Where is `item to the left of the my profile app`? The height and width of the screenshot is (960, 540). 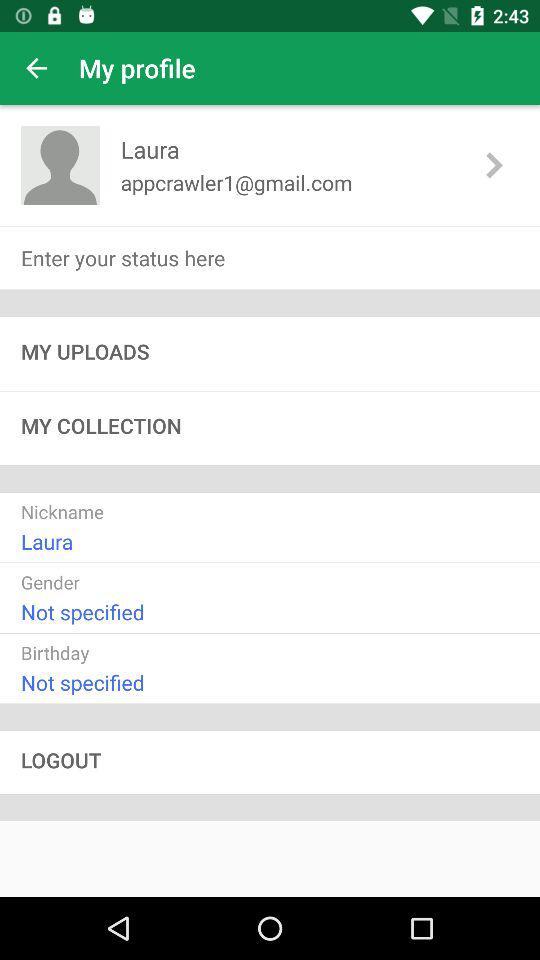 item to the left of the my profile app is located at coordinates (36, 68).